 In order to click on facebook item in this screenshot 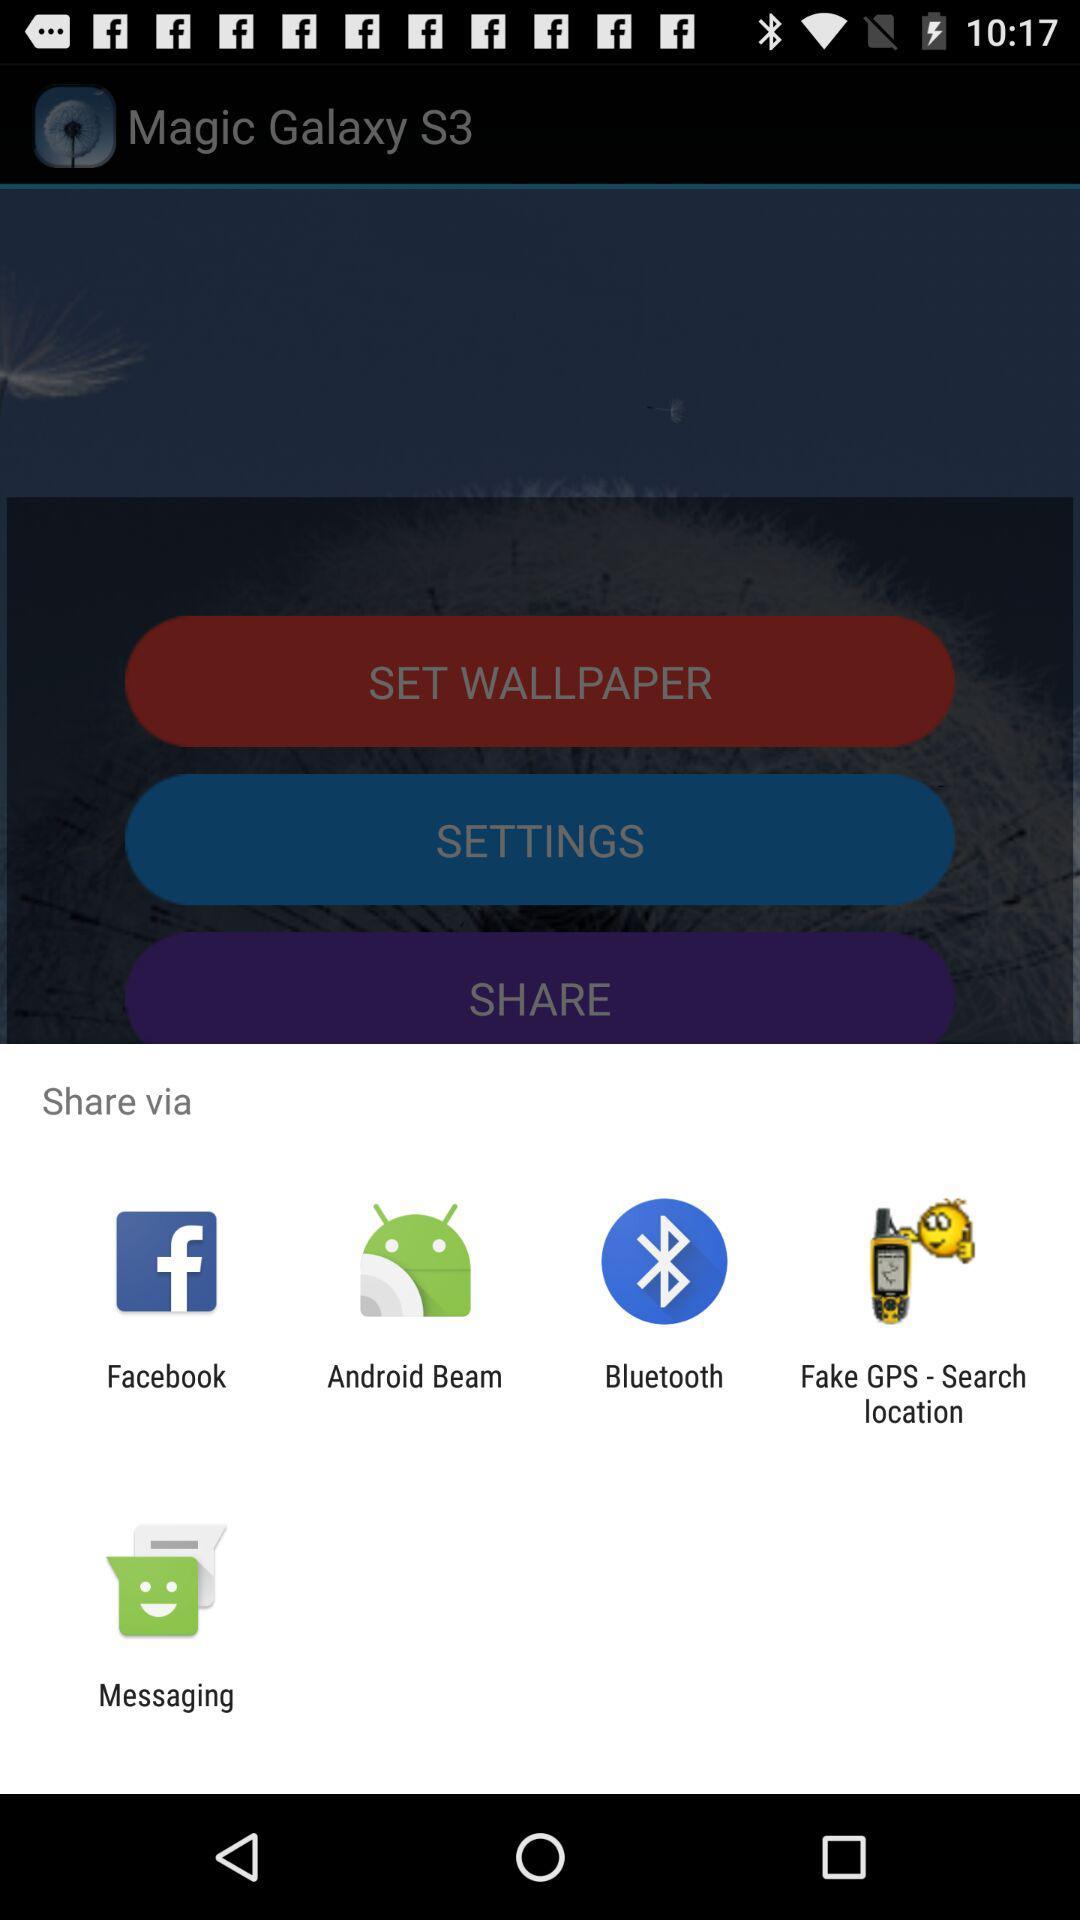, I will do `click(165, 1392)`.